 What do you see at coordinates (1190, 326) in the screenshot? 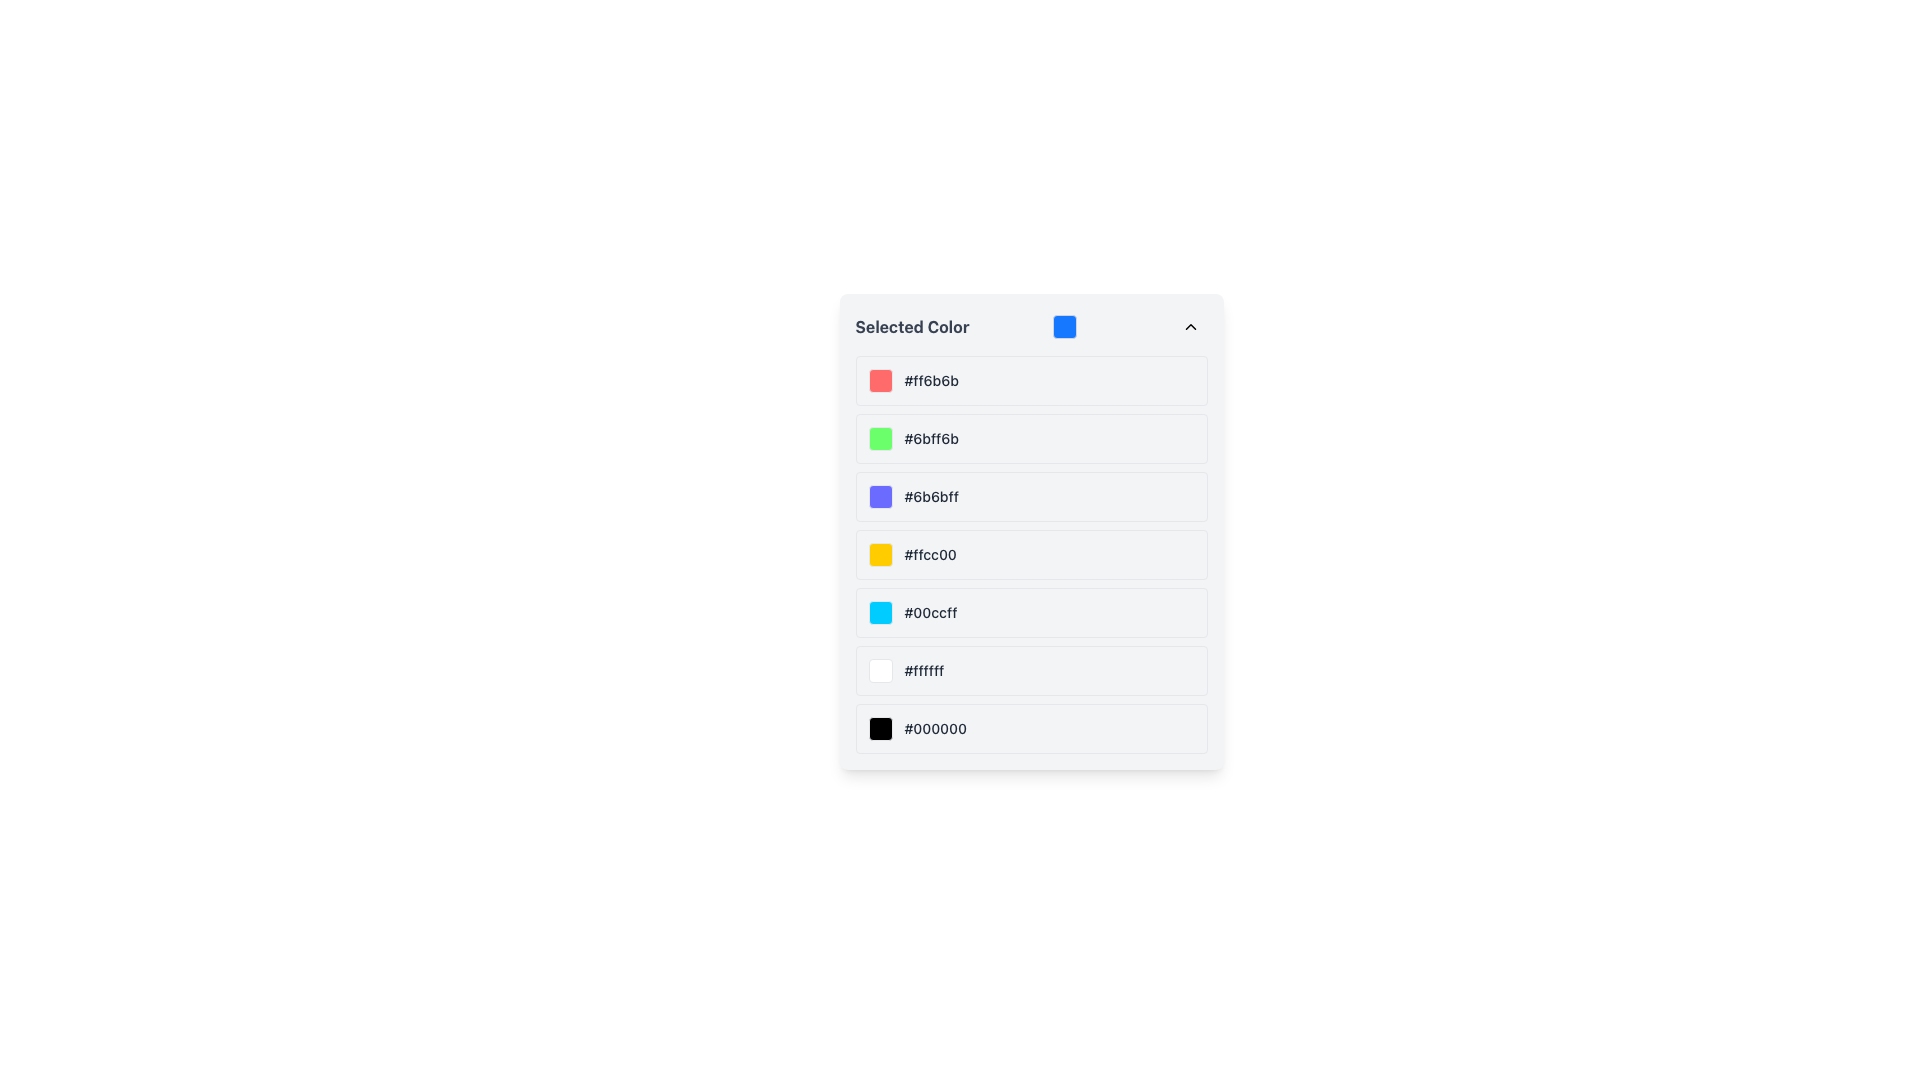
I see `the chevron icon button that toggles the options related to the 'Selected Color' header` at bounding box center [1190, 326].